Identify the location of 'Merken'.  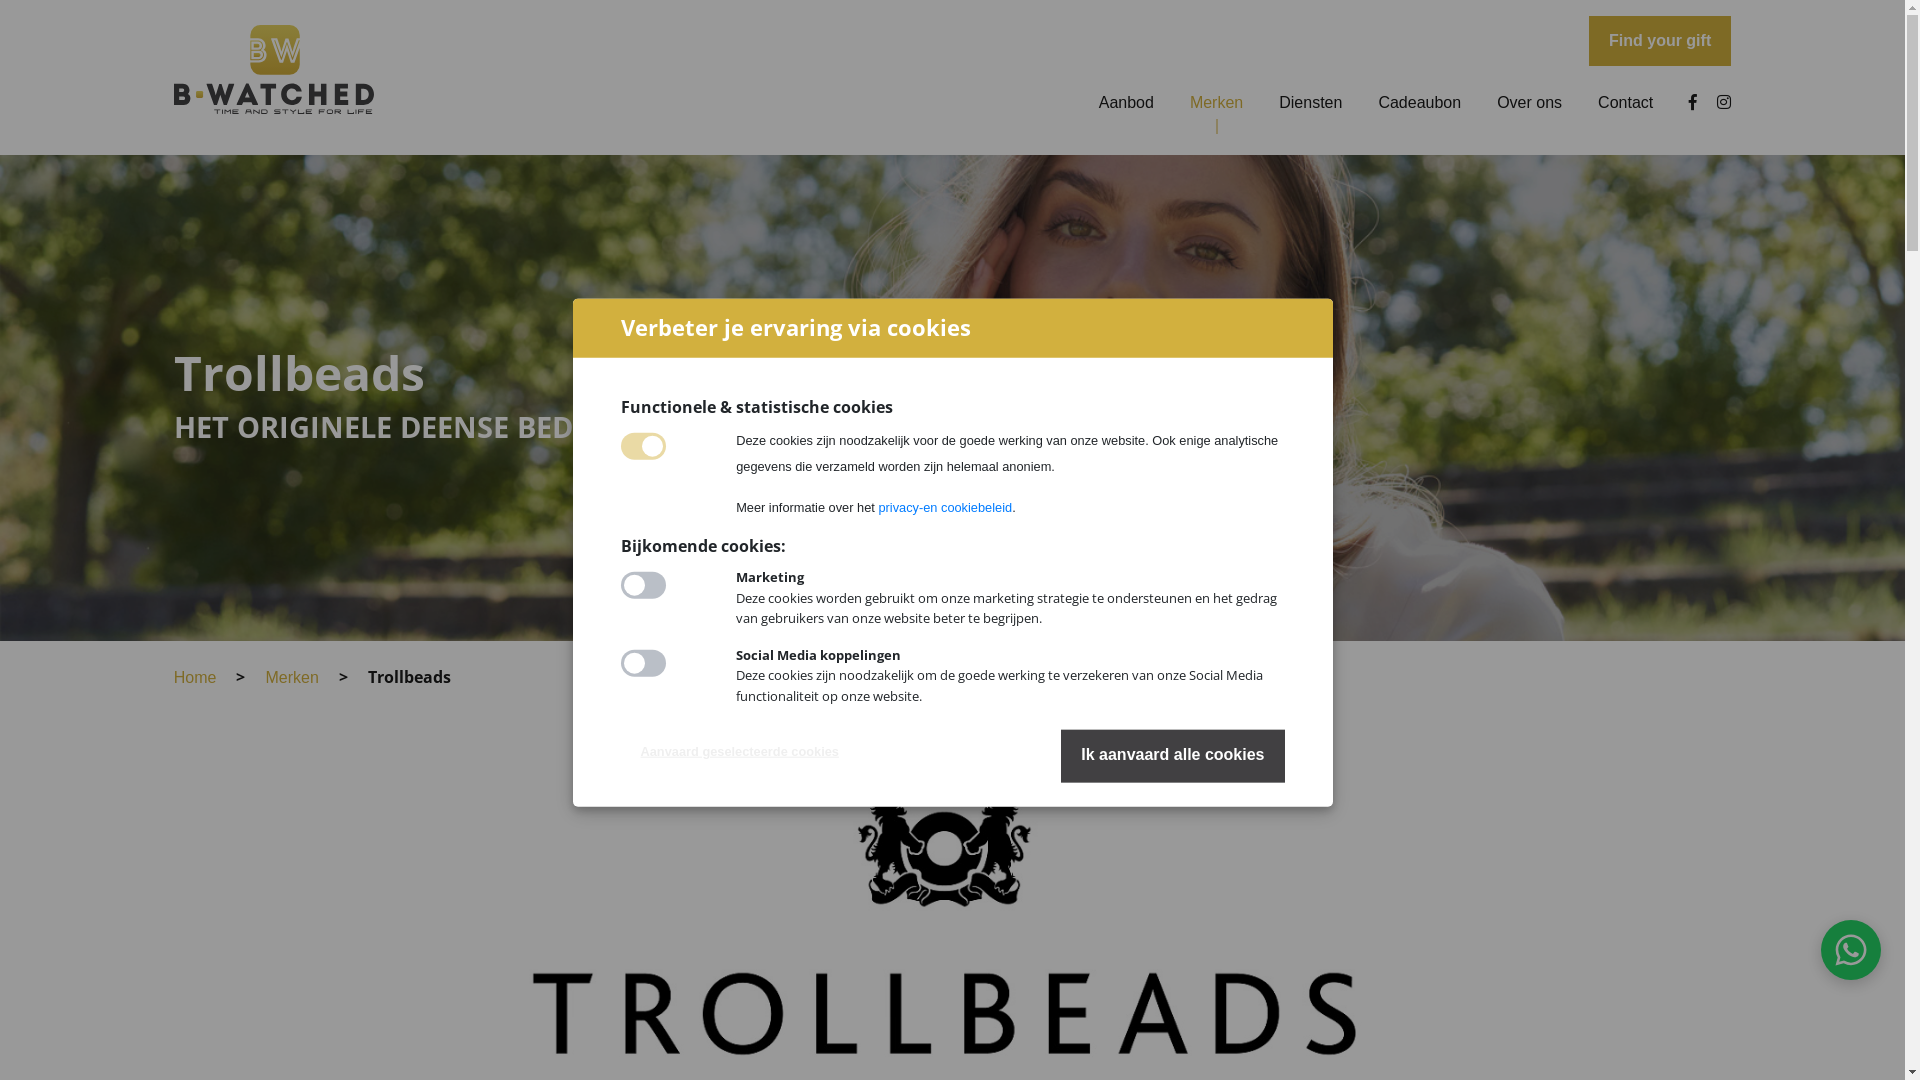
(1215, 102).